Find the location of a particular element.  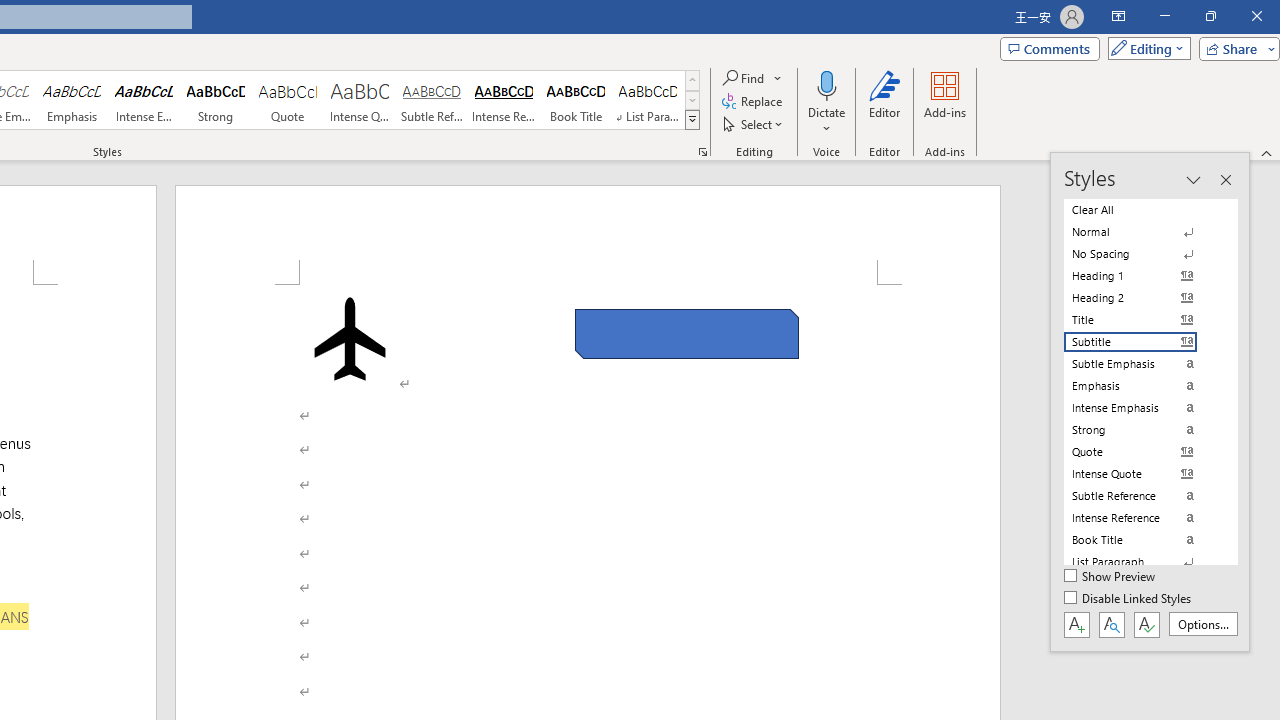

'Clear All' is located at coordinates (1142, 209).